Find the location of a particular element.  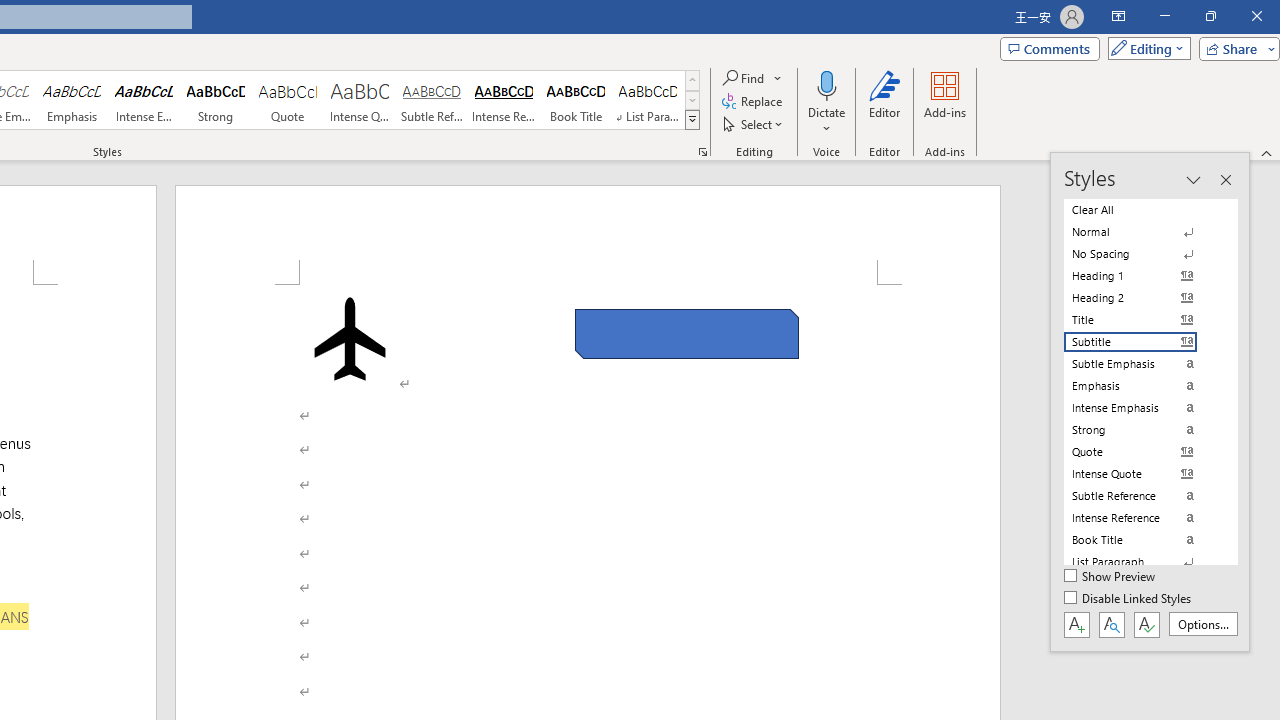

'Clear All' is located at coordinates (1142, 209).